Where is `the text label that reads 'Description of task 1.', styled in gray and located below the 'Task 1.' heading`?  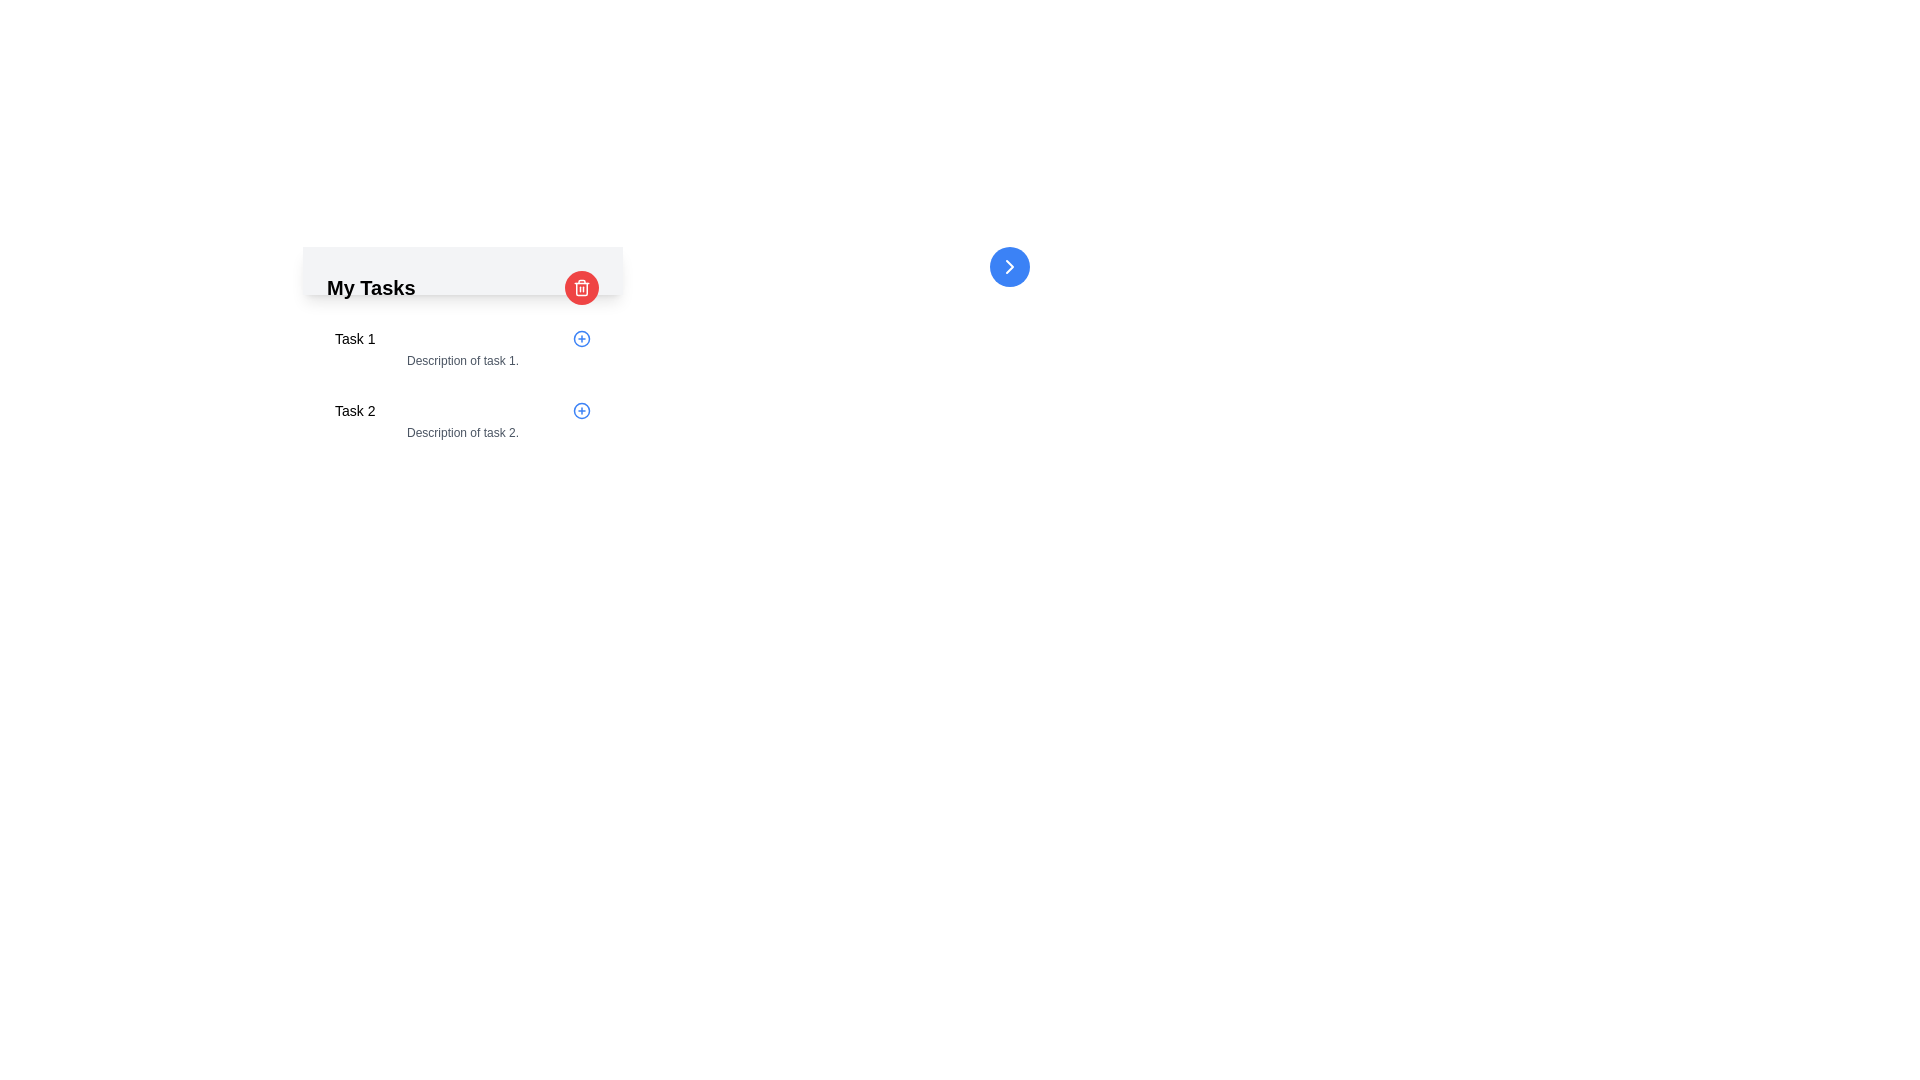
the text label that reads 'Description of task 1.', styled in gray and located below the 'Task 1.' heading is located at coordinates (461, 361).